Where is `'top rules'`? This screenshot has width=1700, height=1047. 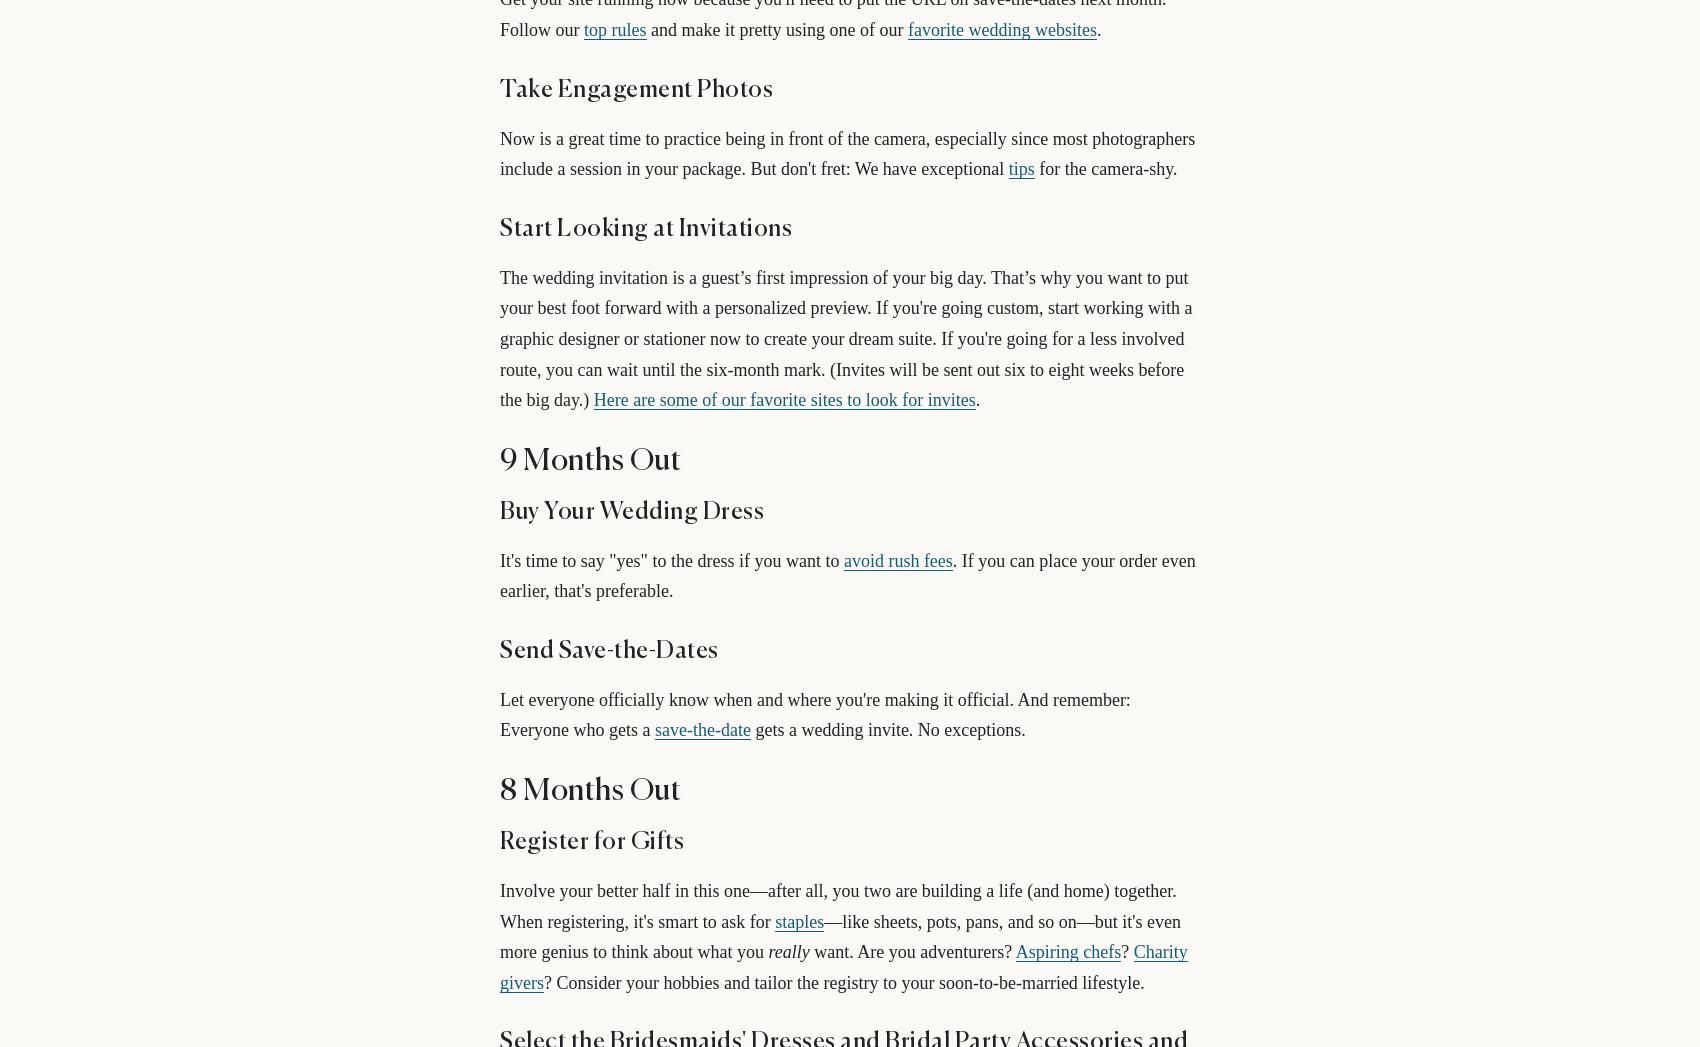 'top rules' is located at coordinates (614, 28).